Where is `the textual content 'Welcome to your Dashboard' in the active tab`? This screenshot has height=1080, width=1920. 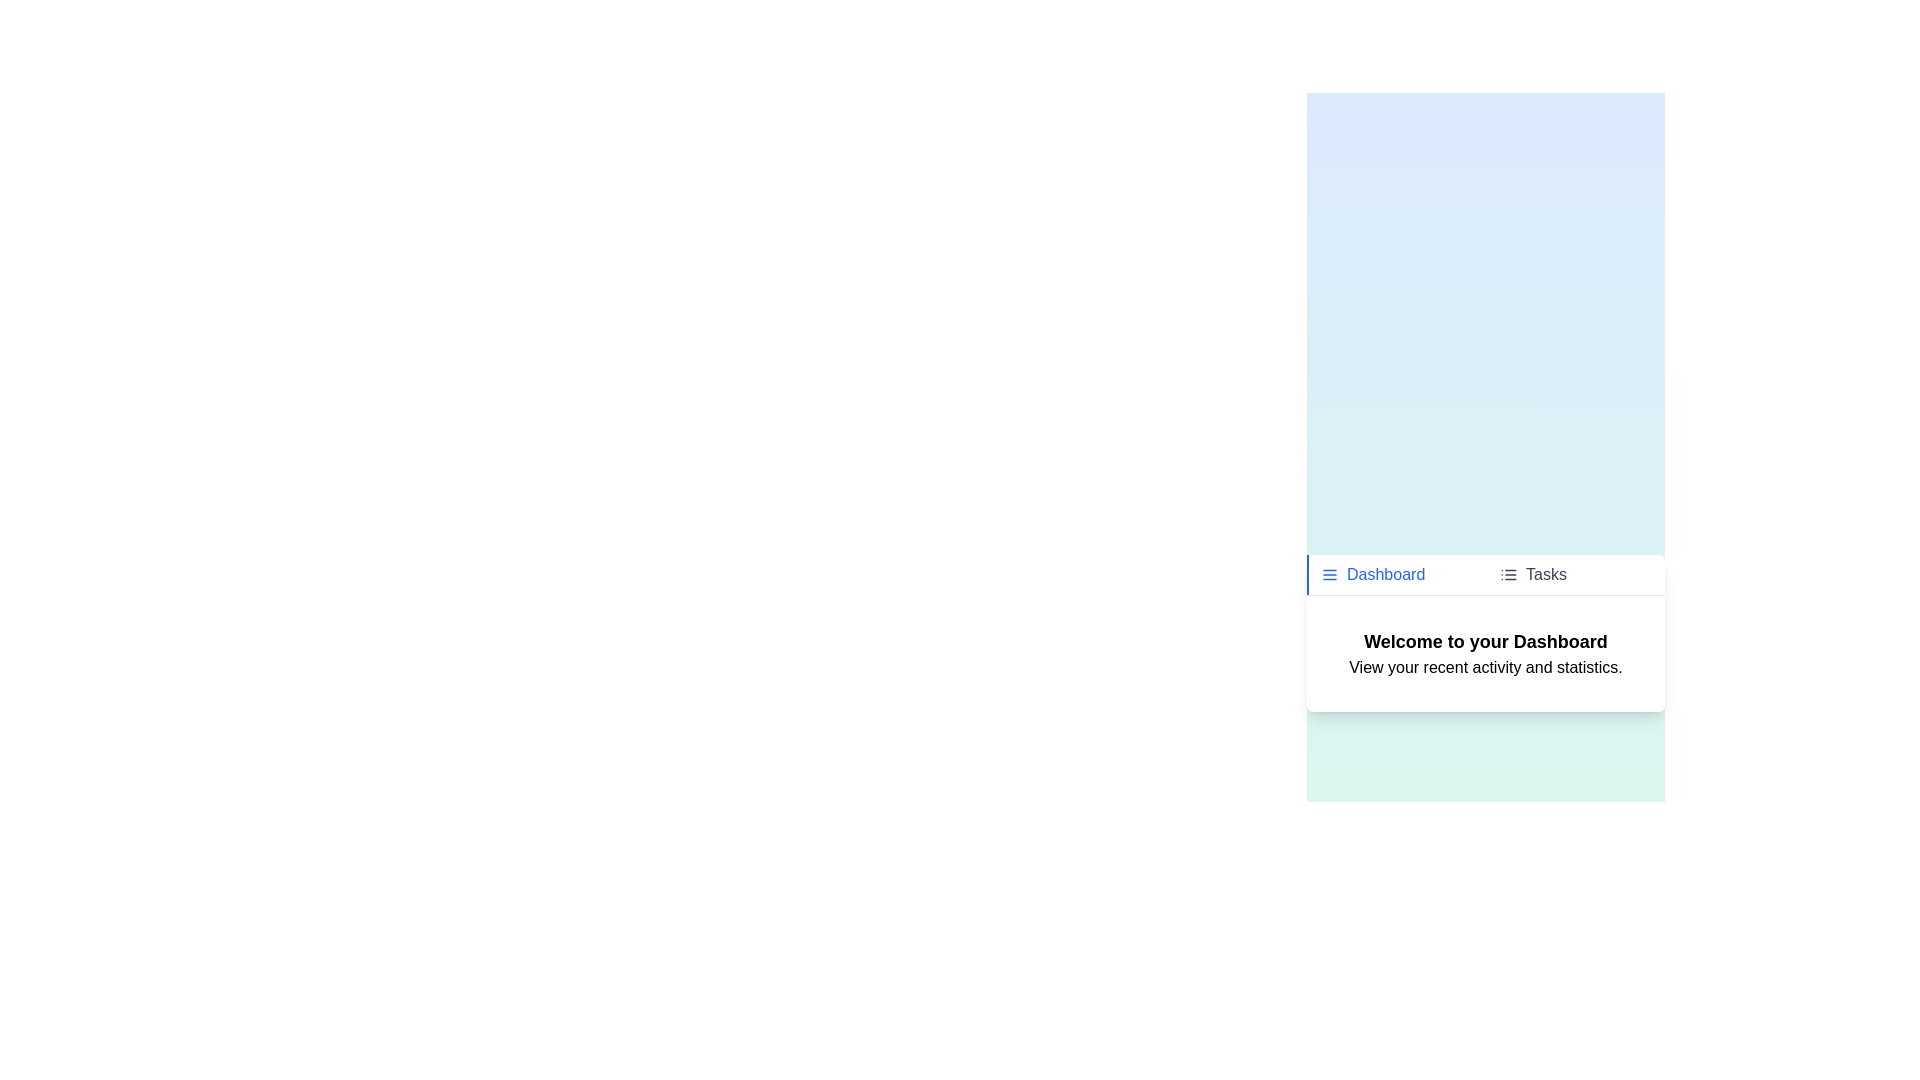
the textual content 'Welcome to your Dashboard' in the active tab is located at coordinates (1486, 641).